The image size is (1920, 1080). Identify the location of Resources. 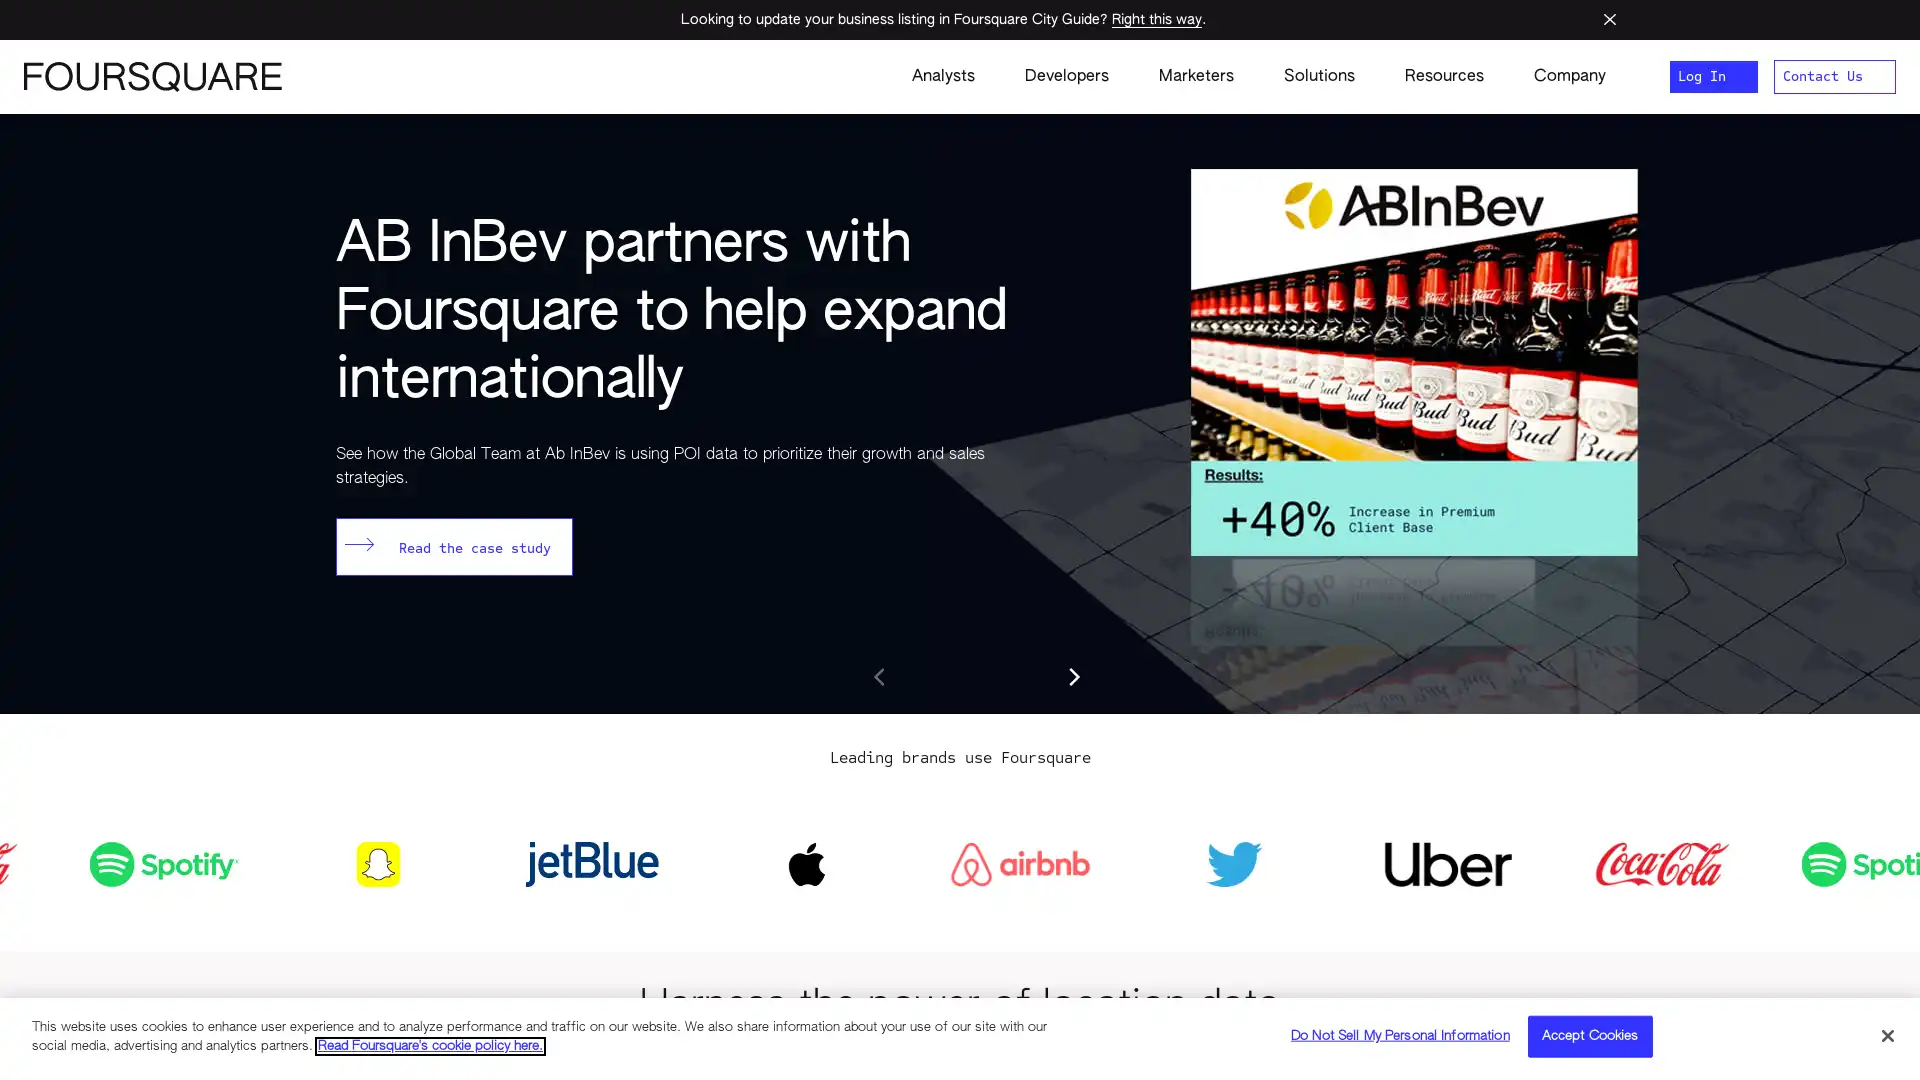
(1444, 76).